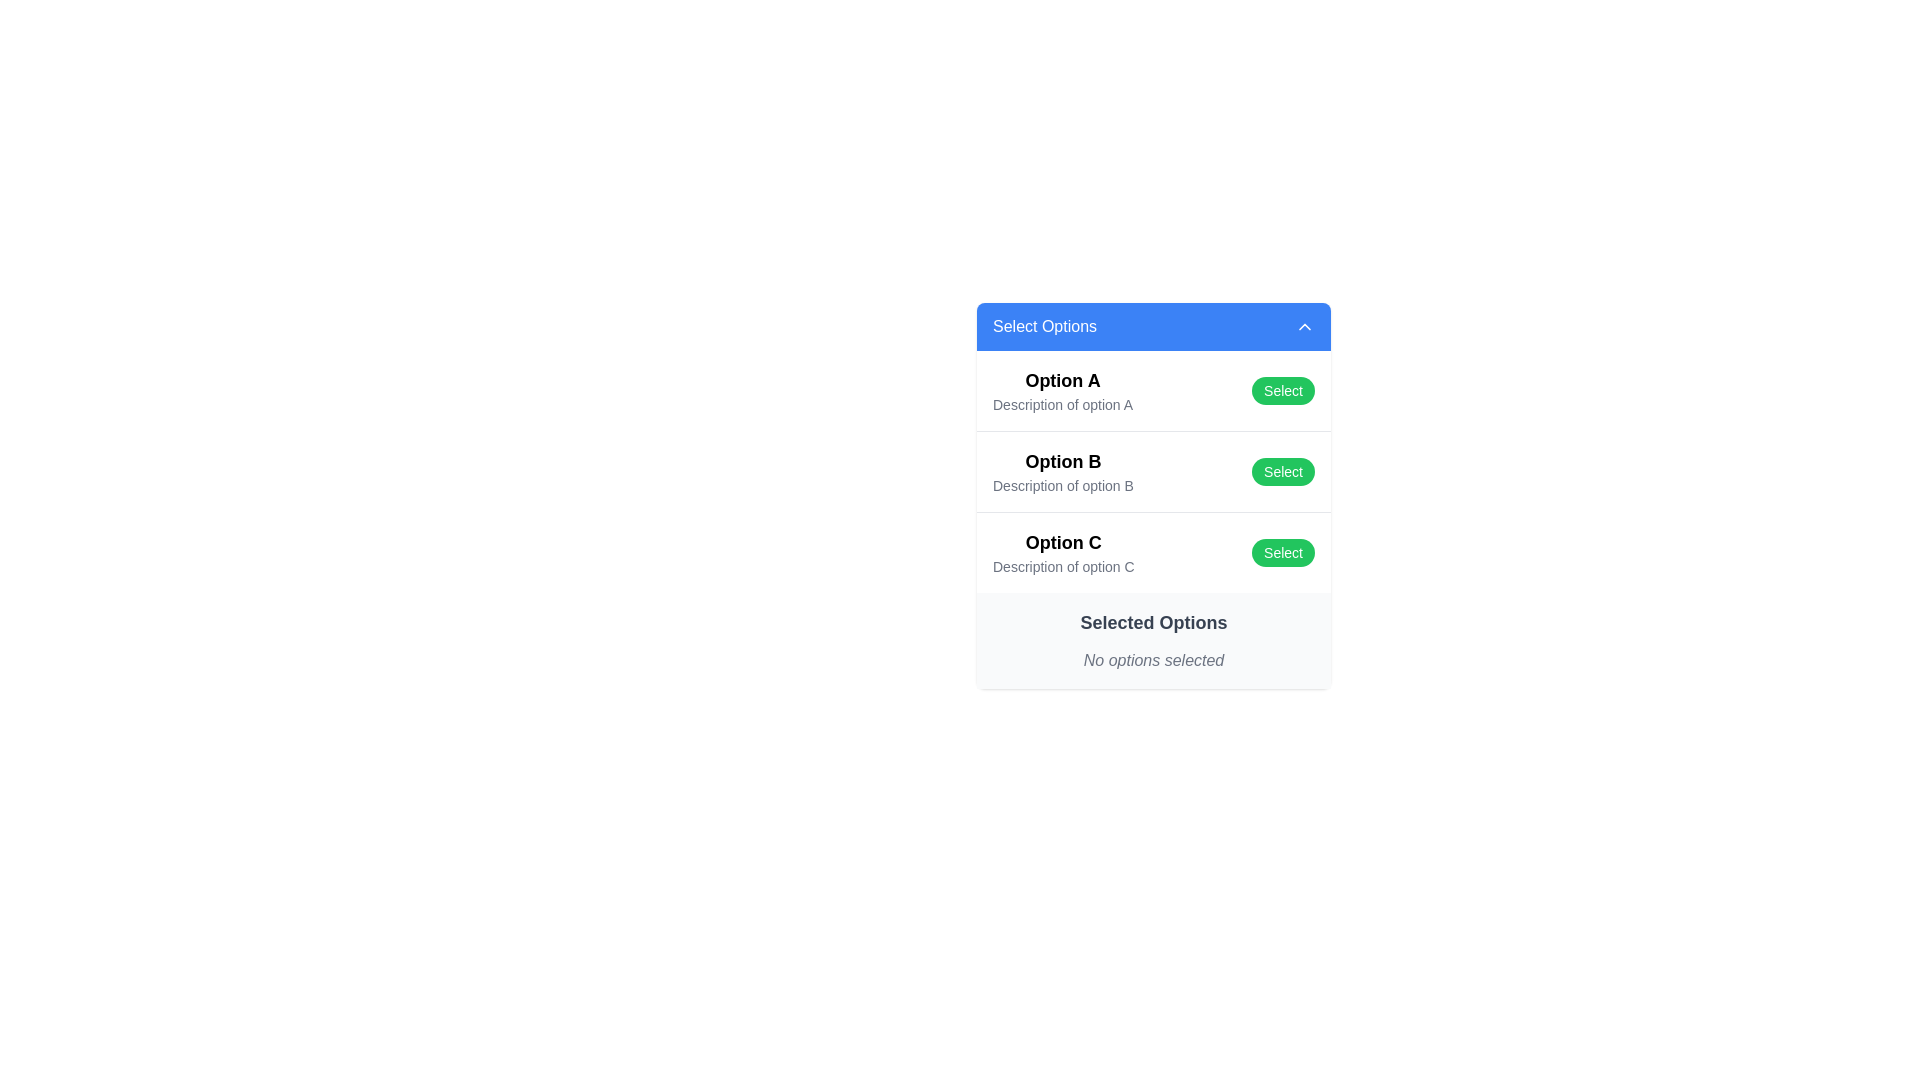 The width and height of the screenshot is (1920, 1080). What do you see at coordinates (1153, 390) in the screenshot?
I see `the first selectable list item with a green 'Select' button in the 'Select Options' box by moving the cursor to its center` at bounding box center [1153, 390].